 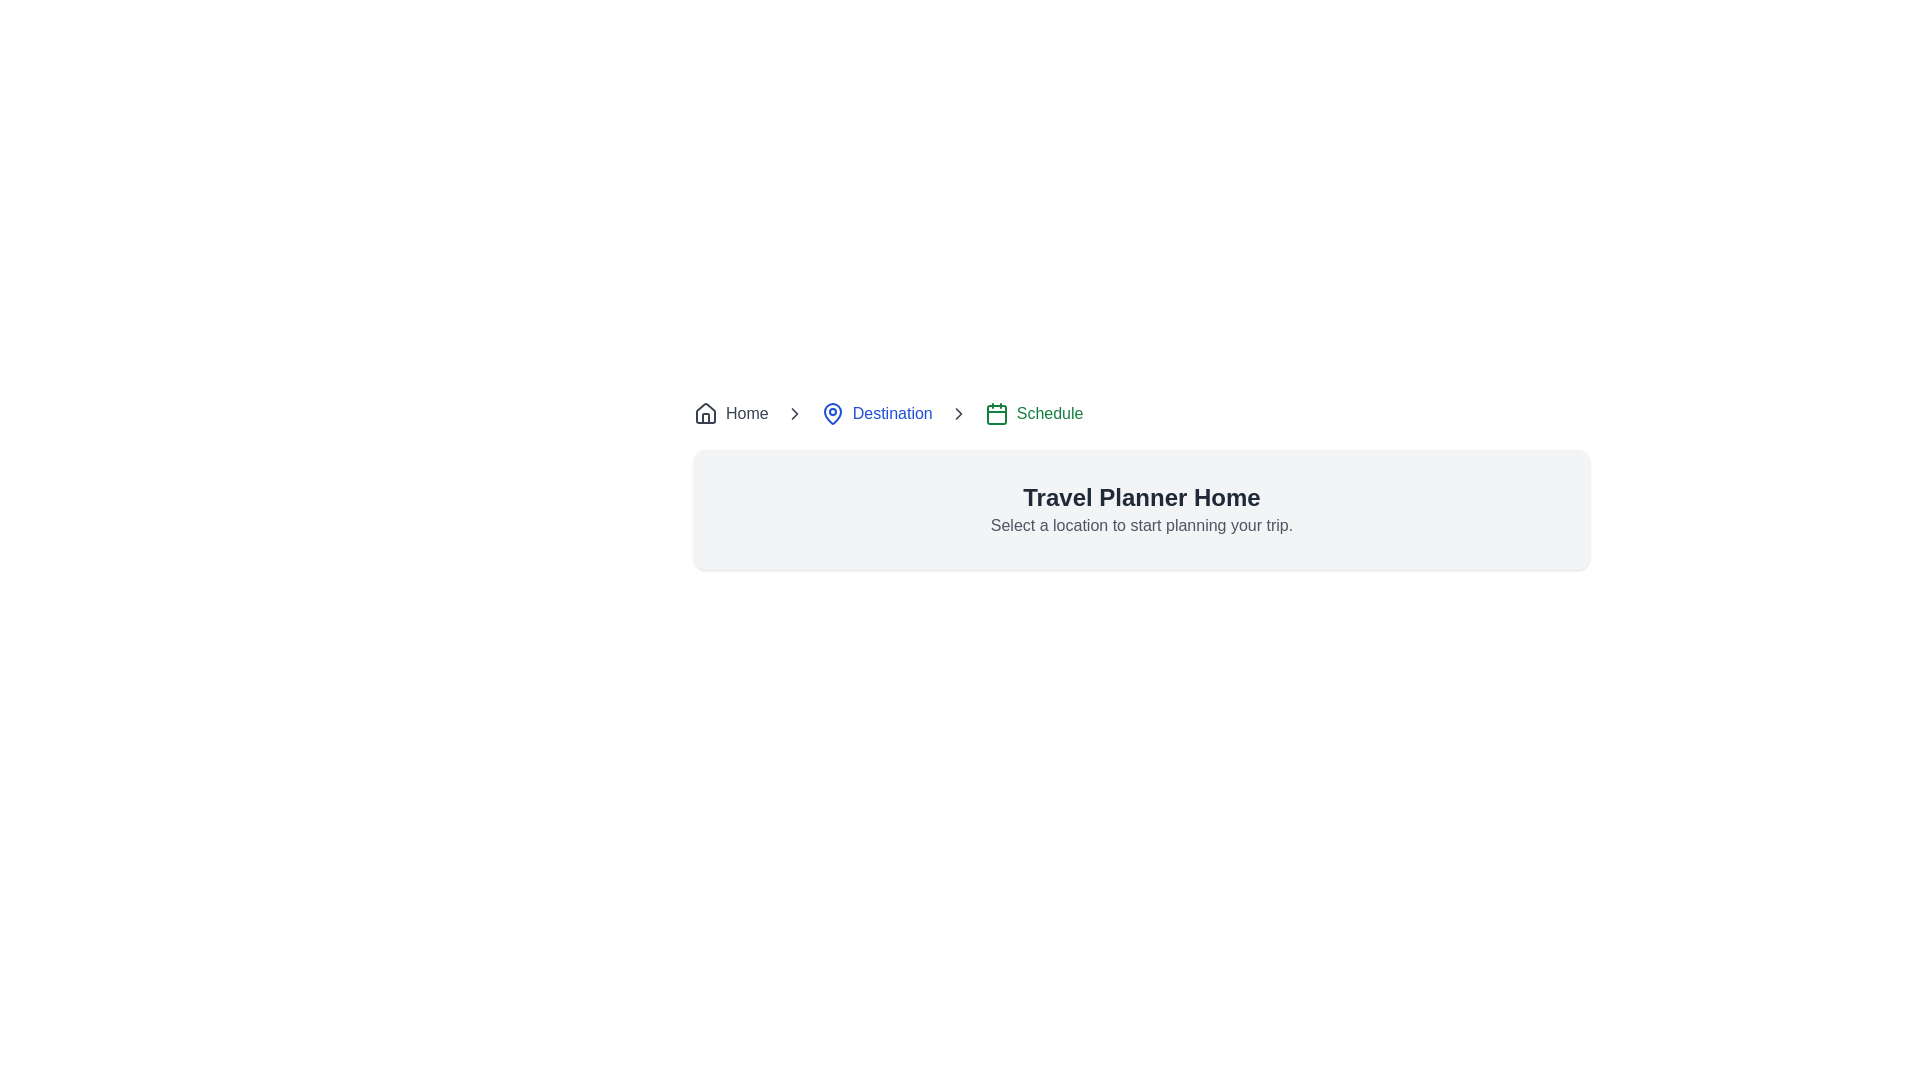 What do you see at coordinates (793, 412) in the screenshot?
I see `the adjacent elements for navigation context by interacting with the right-arrow icon located between the 'Home' and 'Destination' labels in the breadcrumb navigation` at bounding box center [793, 412].